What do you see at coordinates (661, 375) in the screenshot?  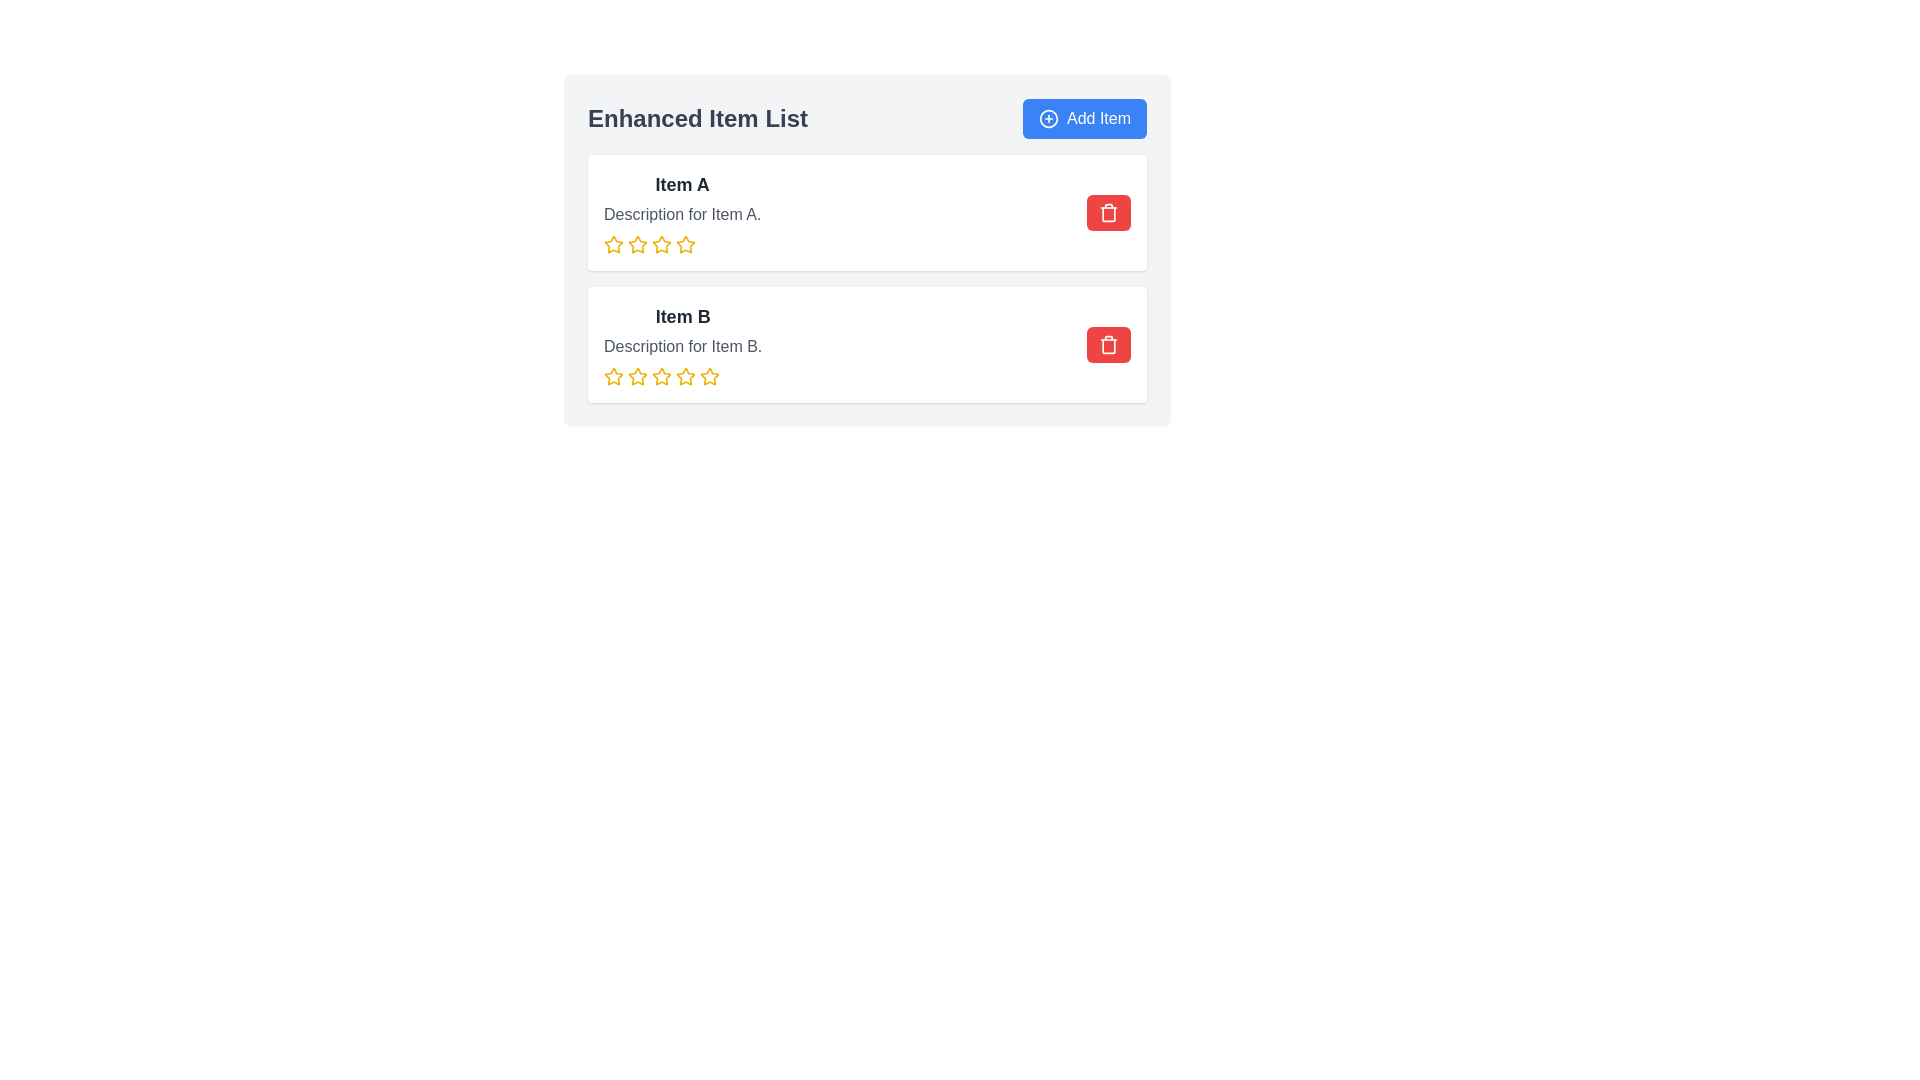 I see `the second star icon in the rating system below 'Item B'` at bounding box center [661, 375].